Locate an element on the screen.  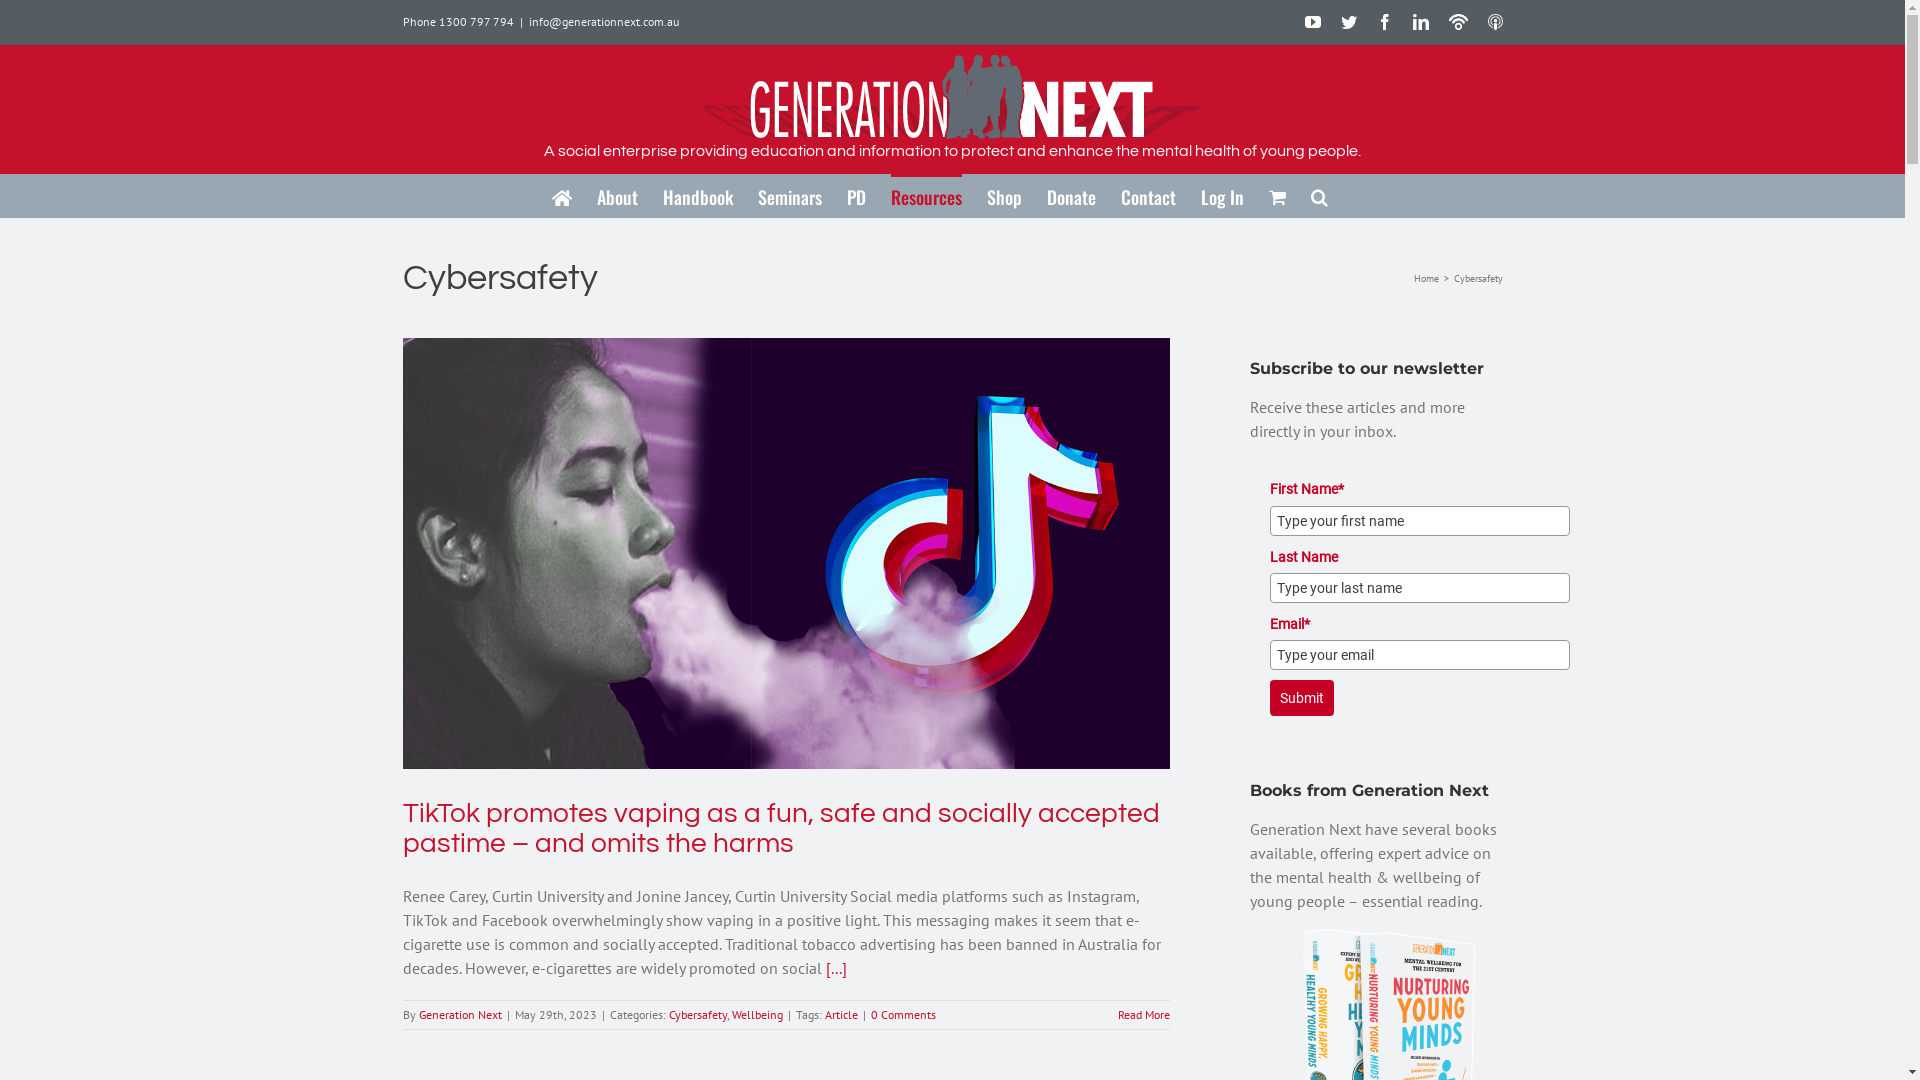
'Log In' is located at coordinates (1221, 195).